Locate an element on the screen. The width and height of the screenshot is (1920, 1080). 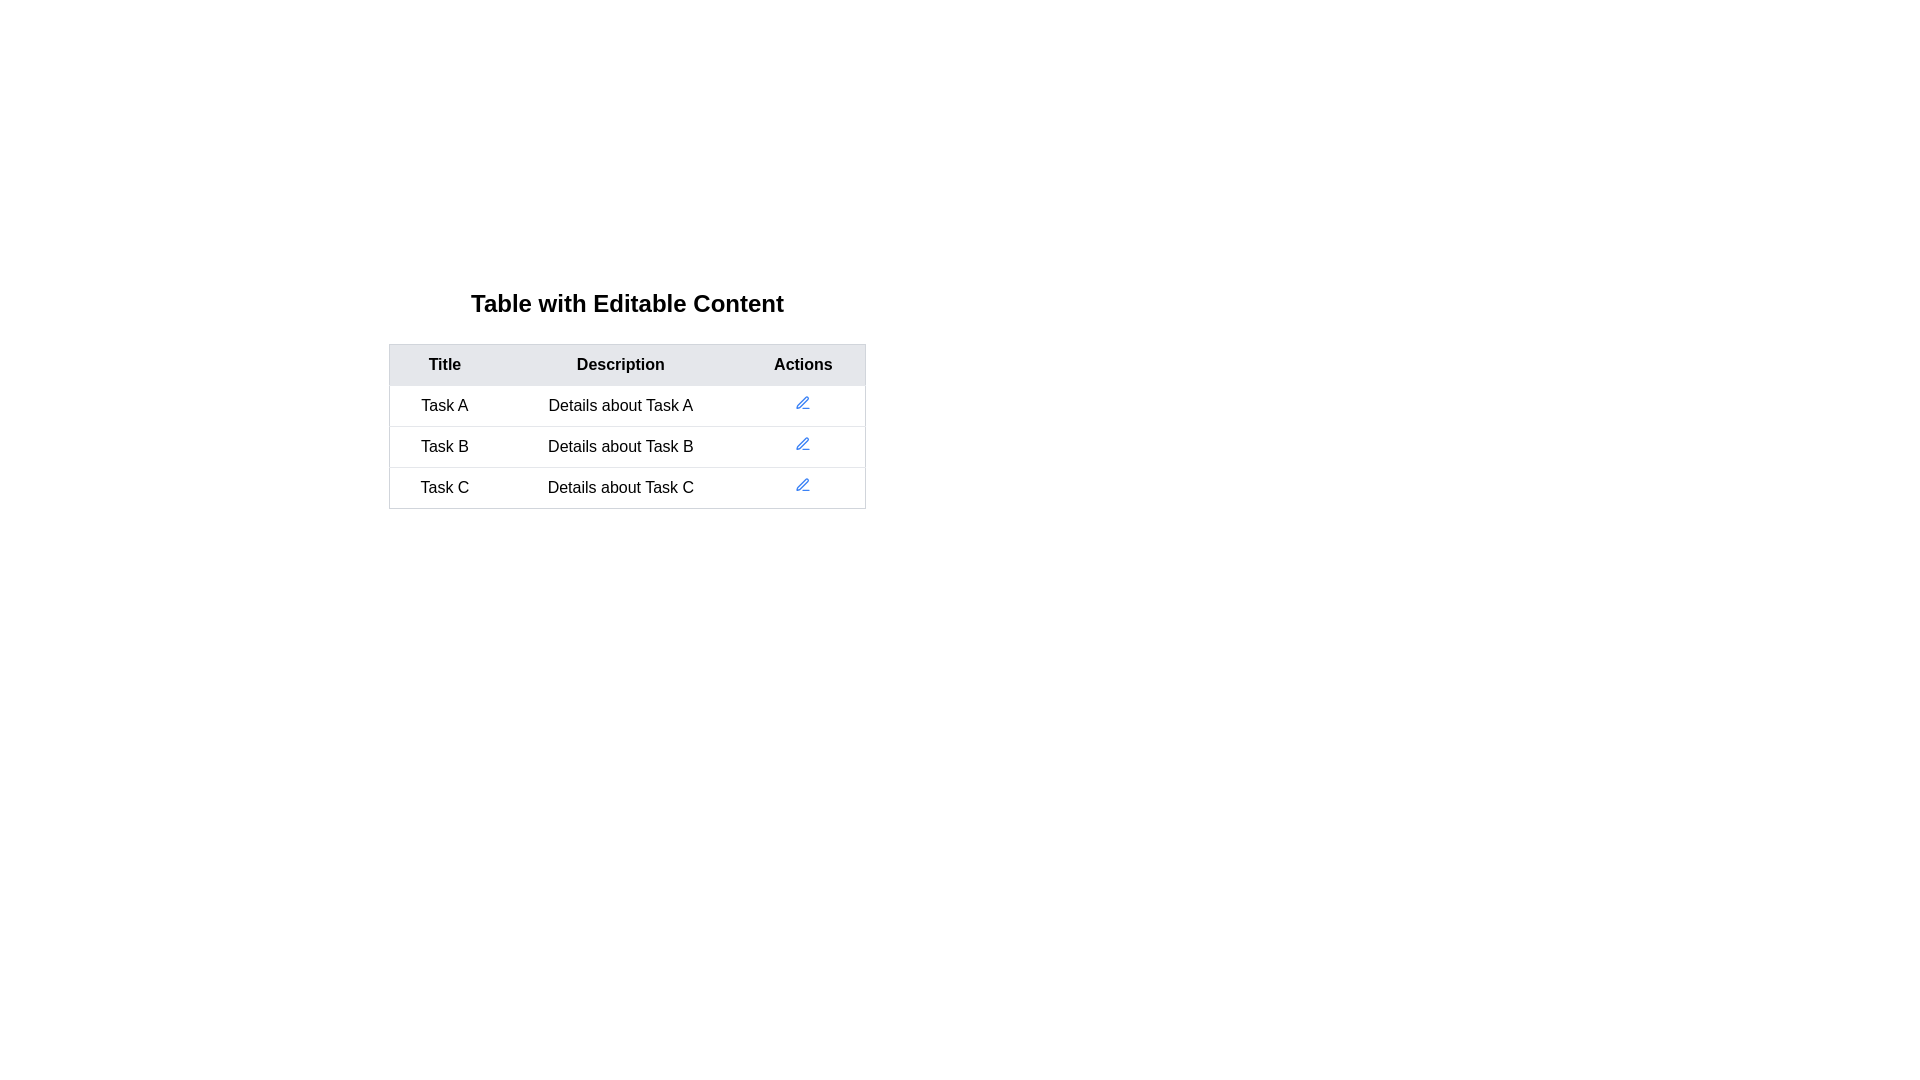
the text label stating 'Details about Task A', which is centrally aligned in the 'Description' column of the first row of the table, positioned between 'Task A' and an action icon is located at coordinates (619, 405).